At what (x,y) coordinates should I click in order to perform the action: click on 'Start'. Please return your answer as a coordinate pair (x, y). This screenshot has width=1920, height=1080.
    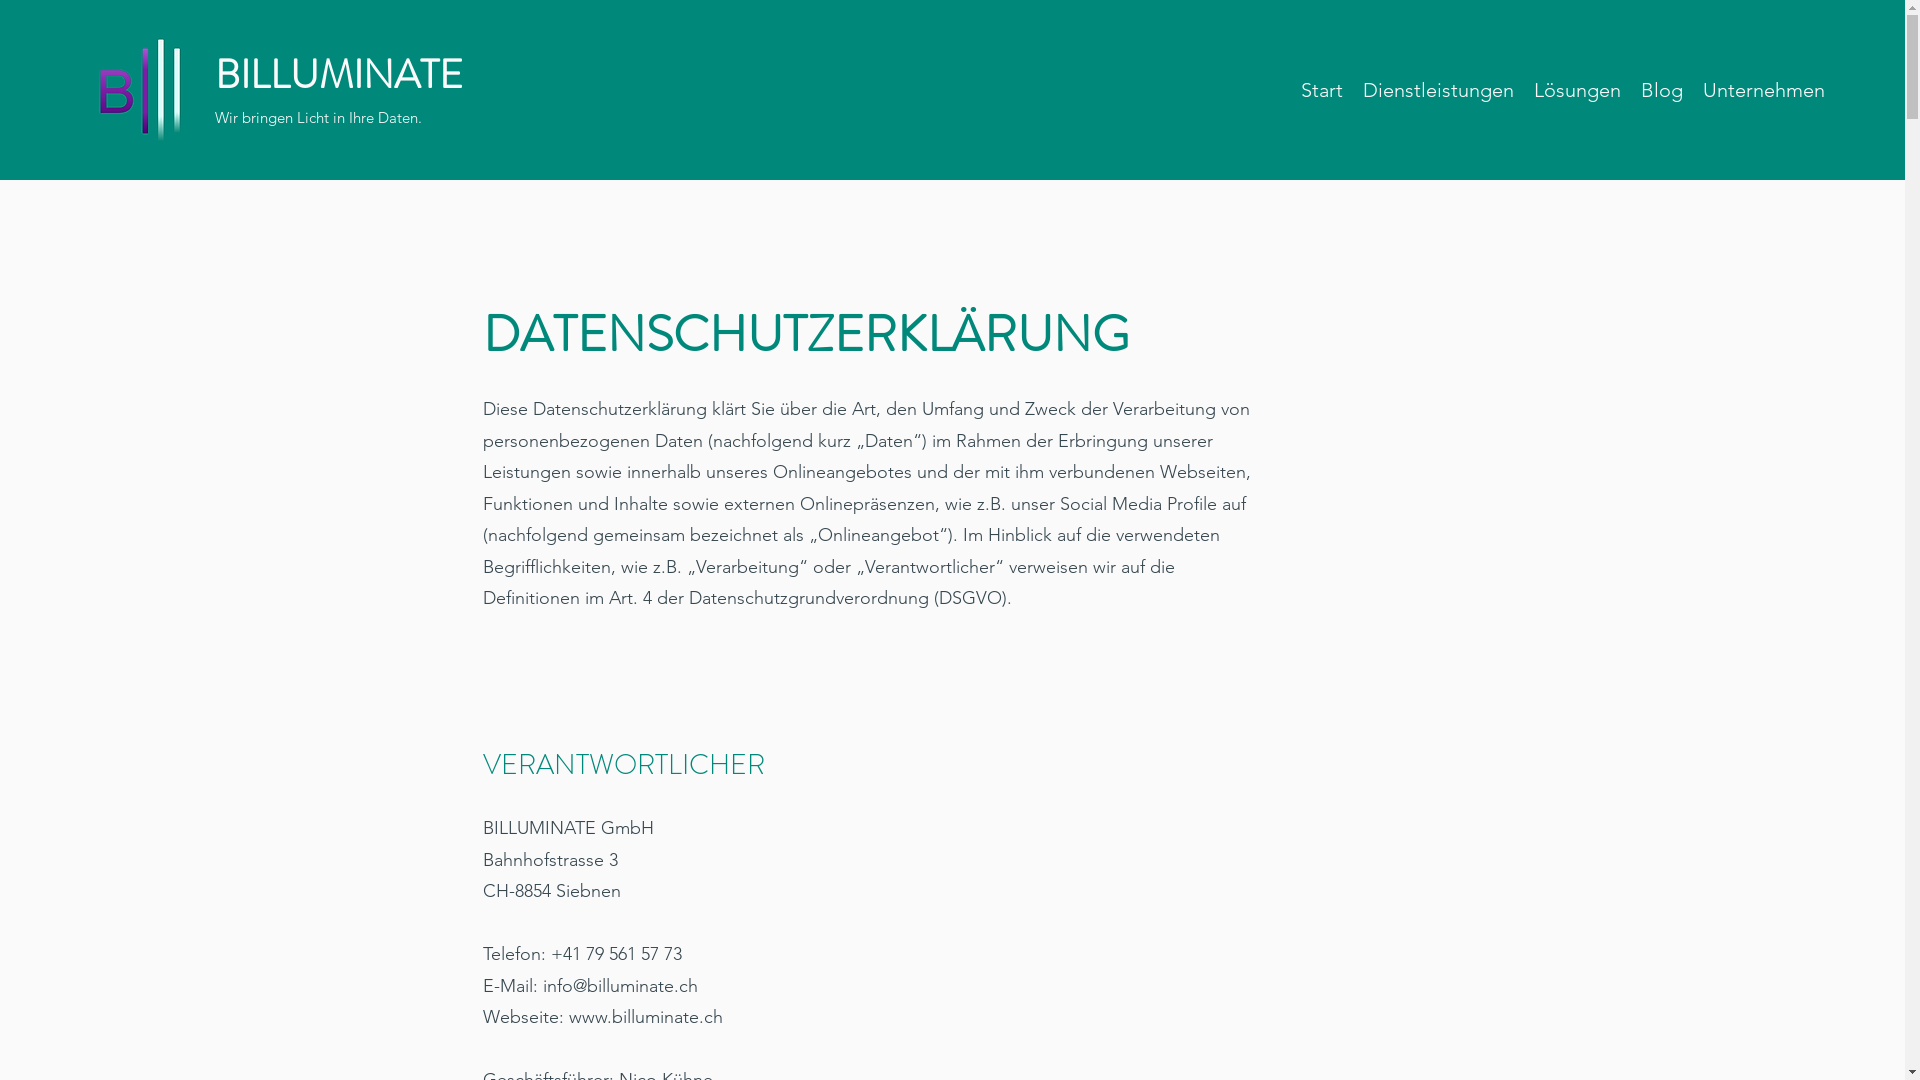
    Looking at the image, I should click on (1321, 88).